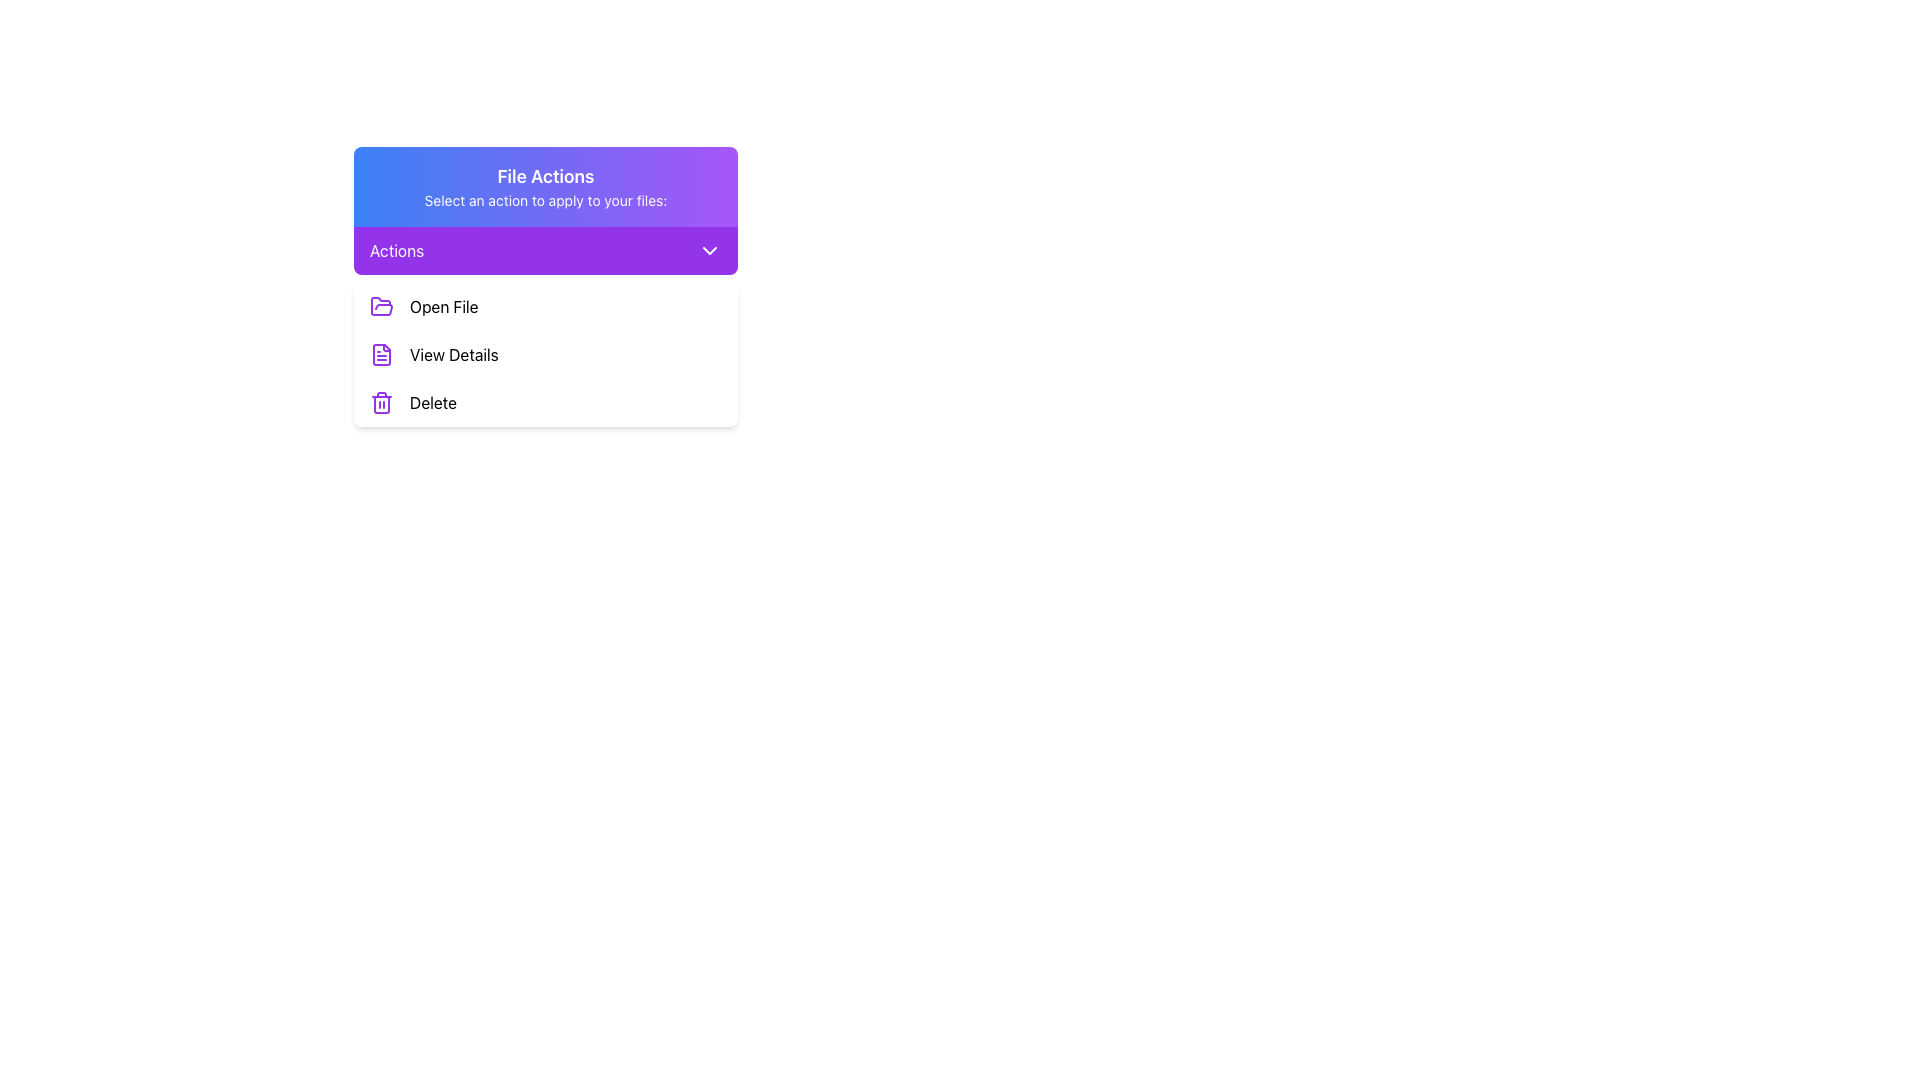  What do you see at coordinates (382, 353) in the screenshot?
I see `the 'View Details' icon, which is the second option in the 'Actions' dropdown menu, represented as an SVG graphical element` at bounding box center [382, 353].